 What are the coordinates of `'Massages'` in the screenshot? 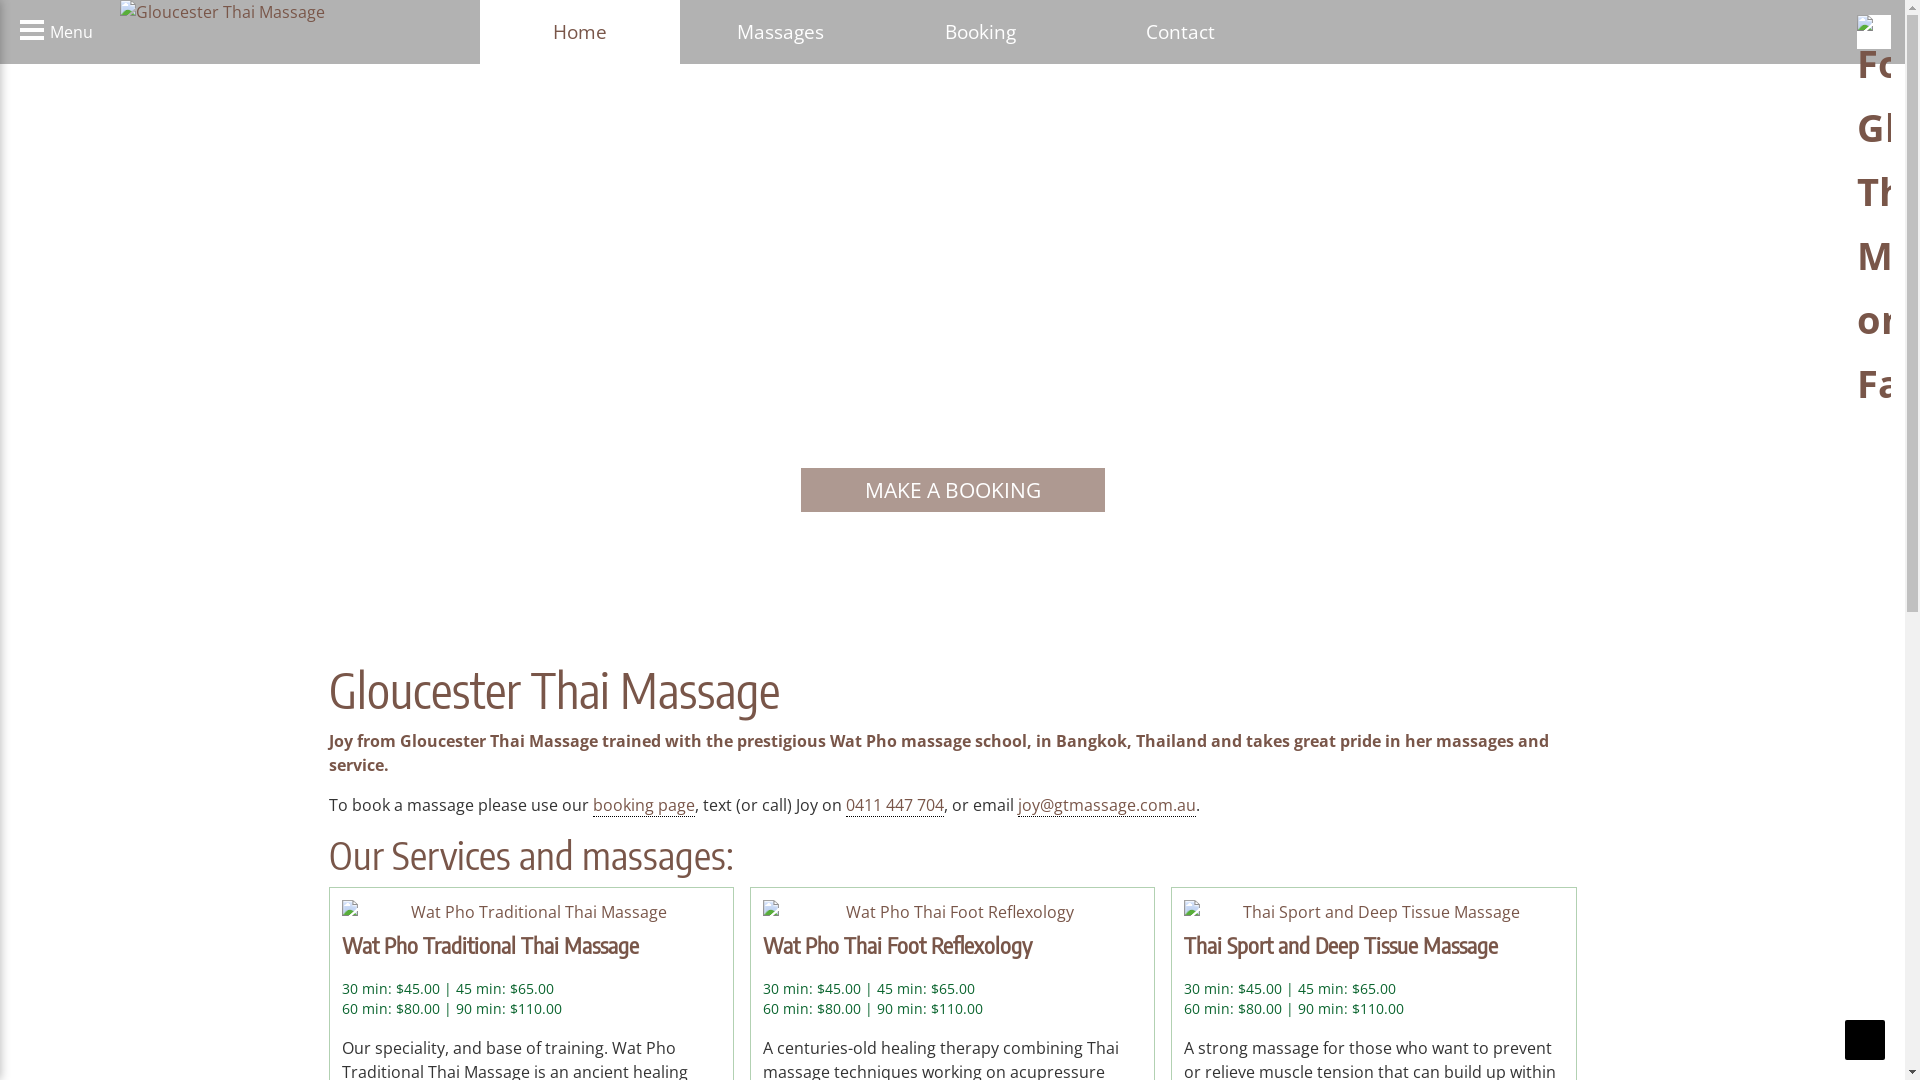 It's located at (778, 31).